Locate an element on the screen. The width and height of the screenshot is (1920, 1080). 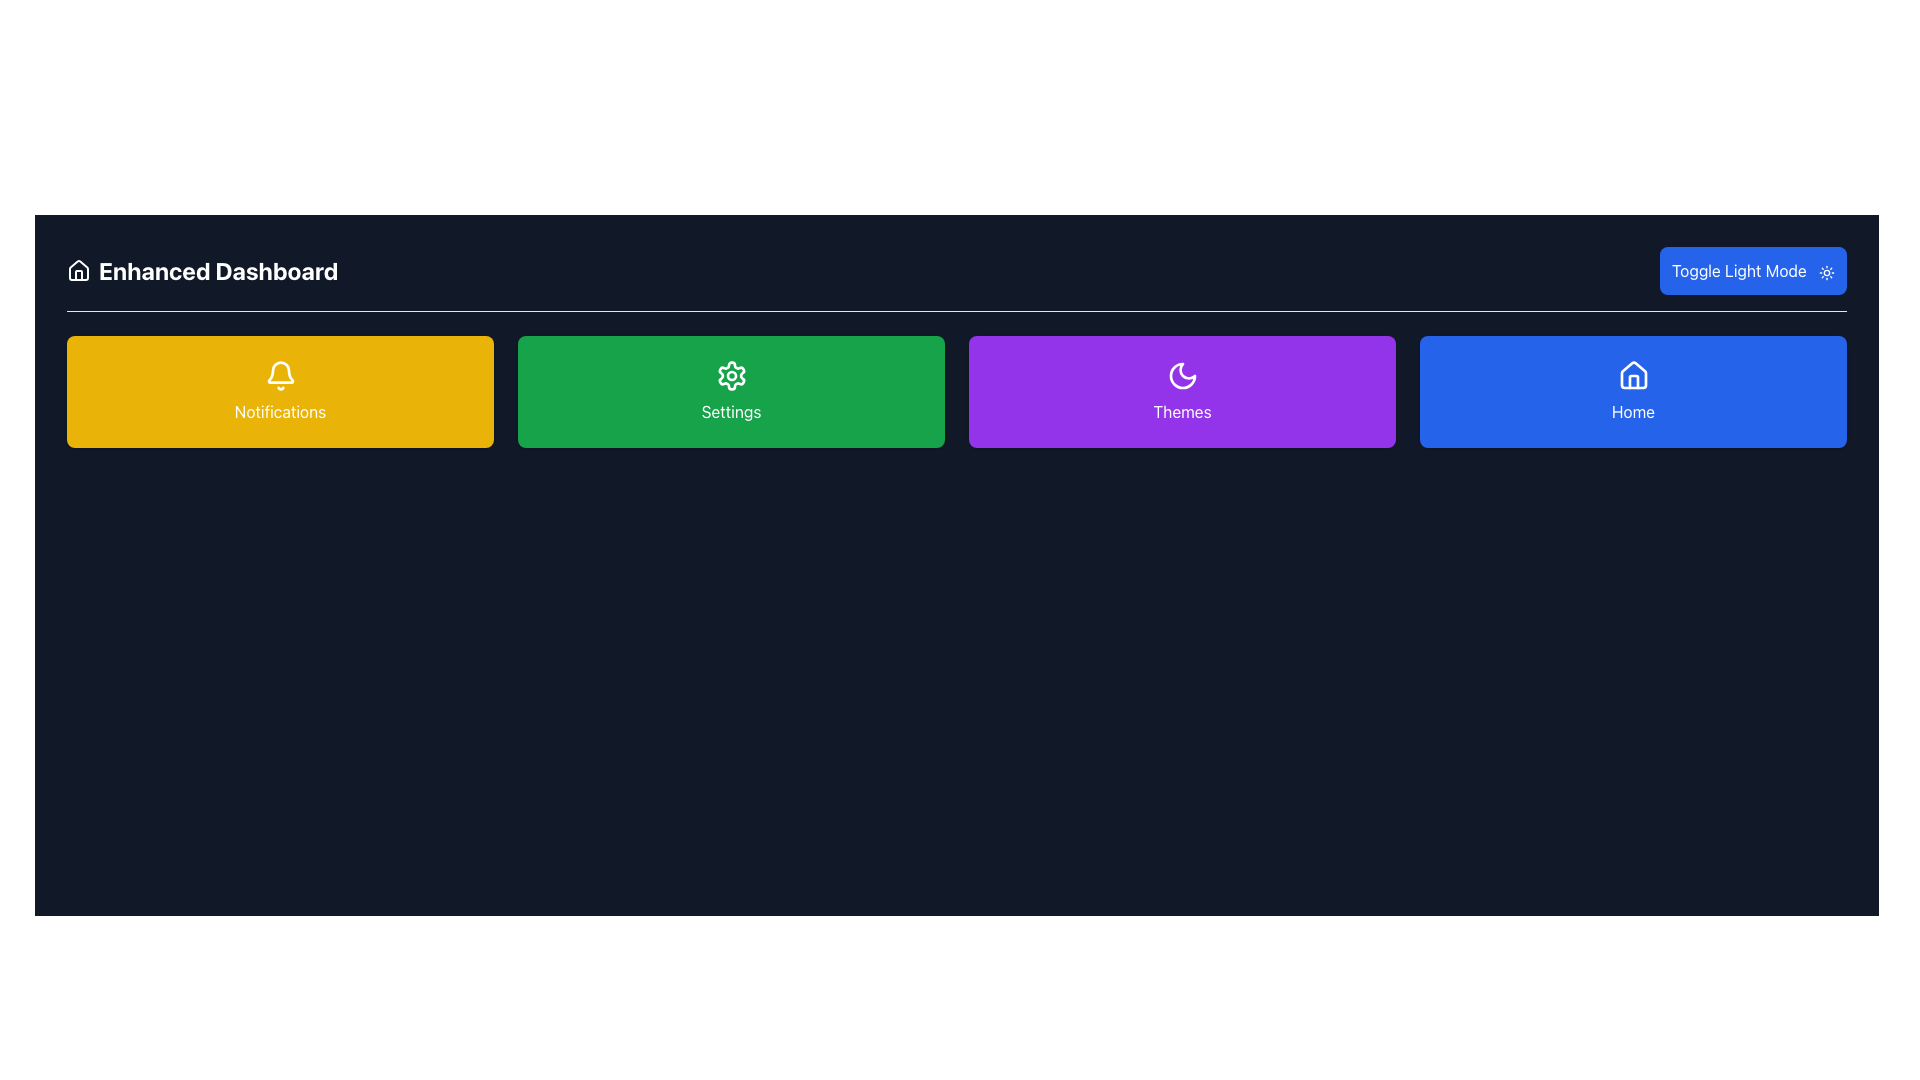
the light mode icon located at the rightmost section of the top bar, which is part of the 'Toggle Light Mode' button is located at coordinates (1827, 272).